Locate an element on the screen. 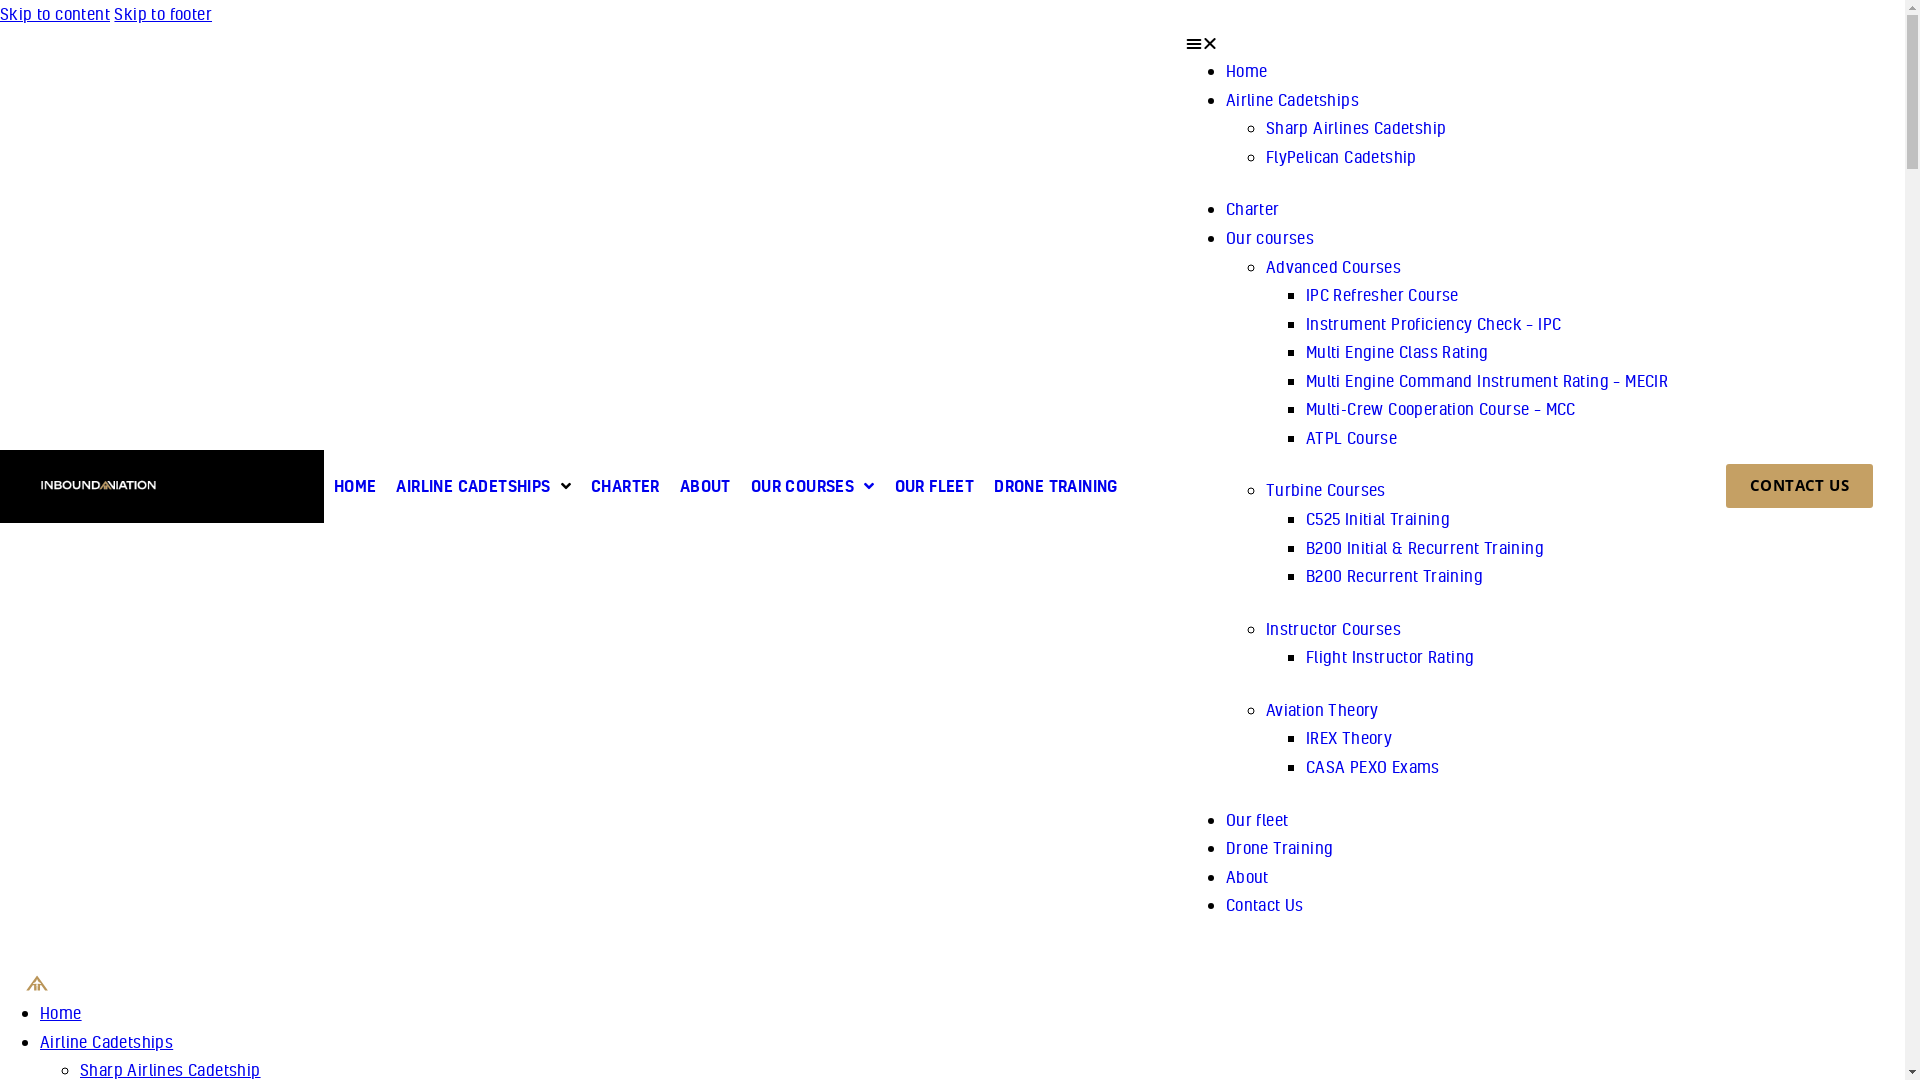  'IPC Refresher Course' is located at coordinates (1381, 294).